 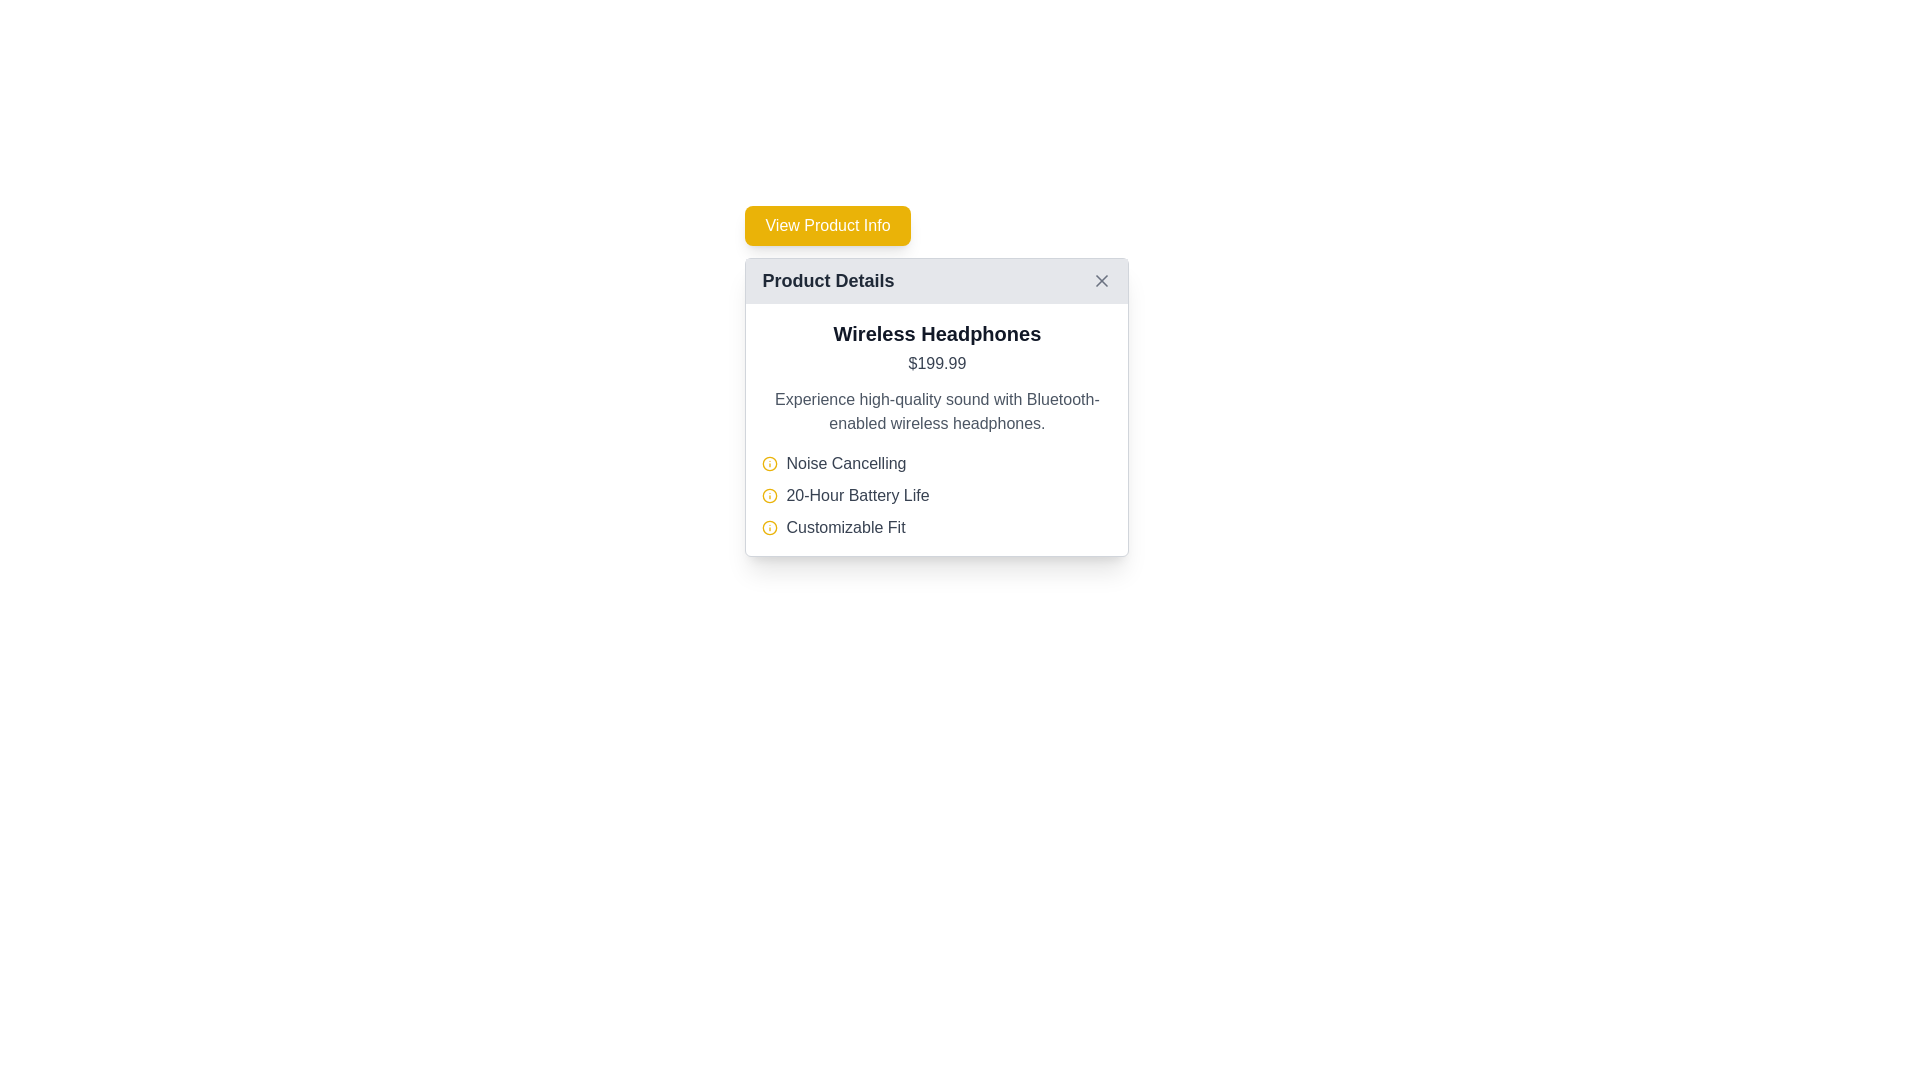 What do you see at coordinates (936, 411) in the screenshot?
I see `text displayed in the text component that describes the product as 'Experience high-quality sound with Bluetooth-enabled wireless headphones.' This text is medium-sized, gray-colored, and located within a product details card, specifically positioned beneath the price and above the features list` at bounding box center [936, 411].